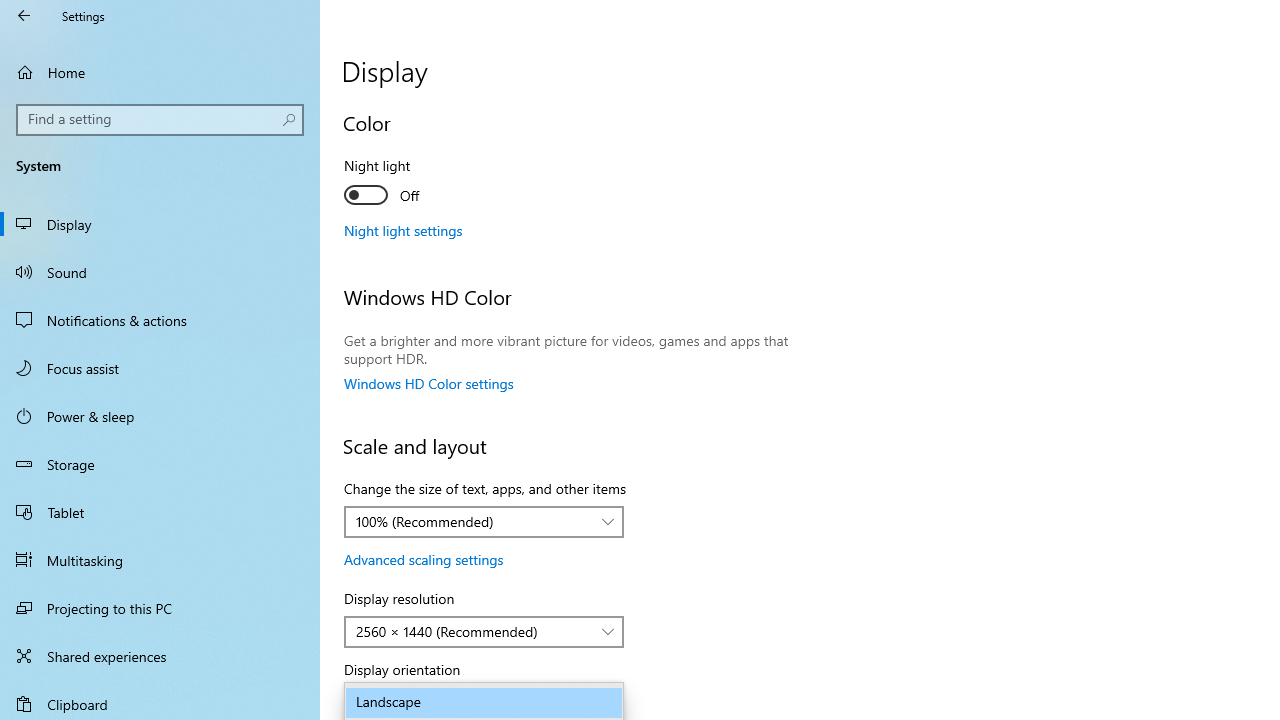 The height and width of the screenshot is (720, 1280). What do you see at coordinates (402, 229) in the screenshot?
I see `'Night light settings'` at bounding box center [402, 229].